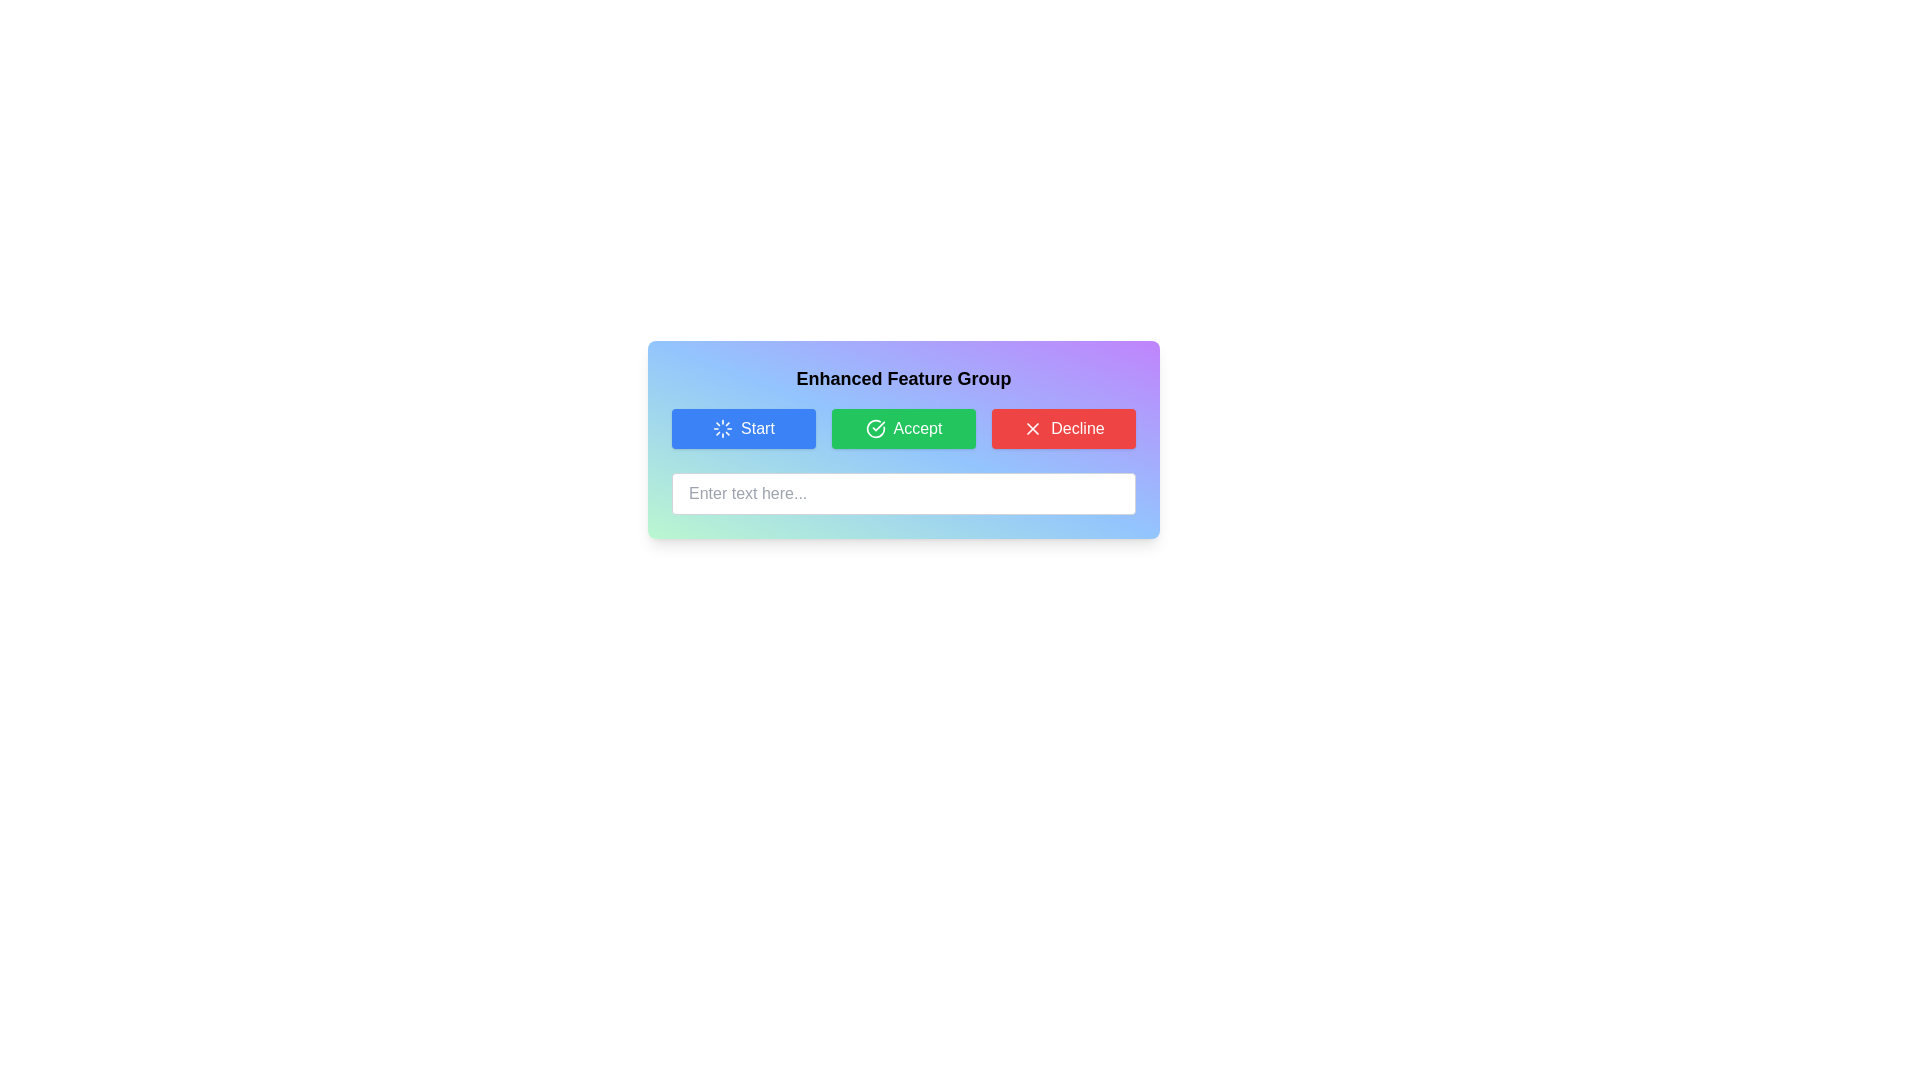 This screenshot has height=1080, width=1920. I want to click on the confirmation icon located centrally within the green 'Accept' button, which is part of a horizontal row of three buttons in the user interface panel, so click(875, 427).